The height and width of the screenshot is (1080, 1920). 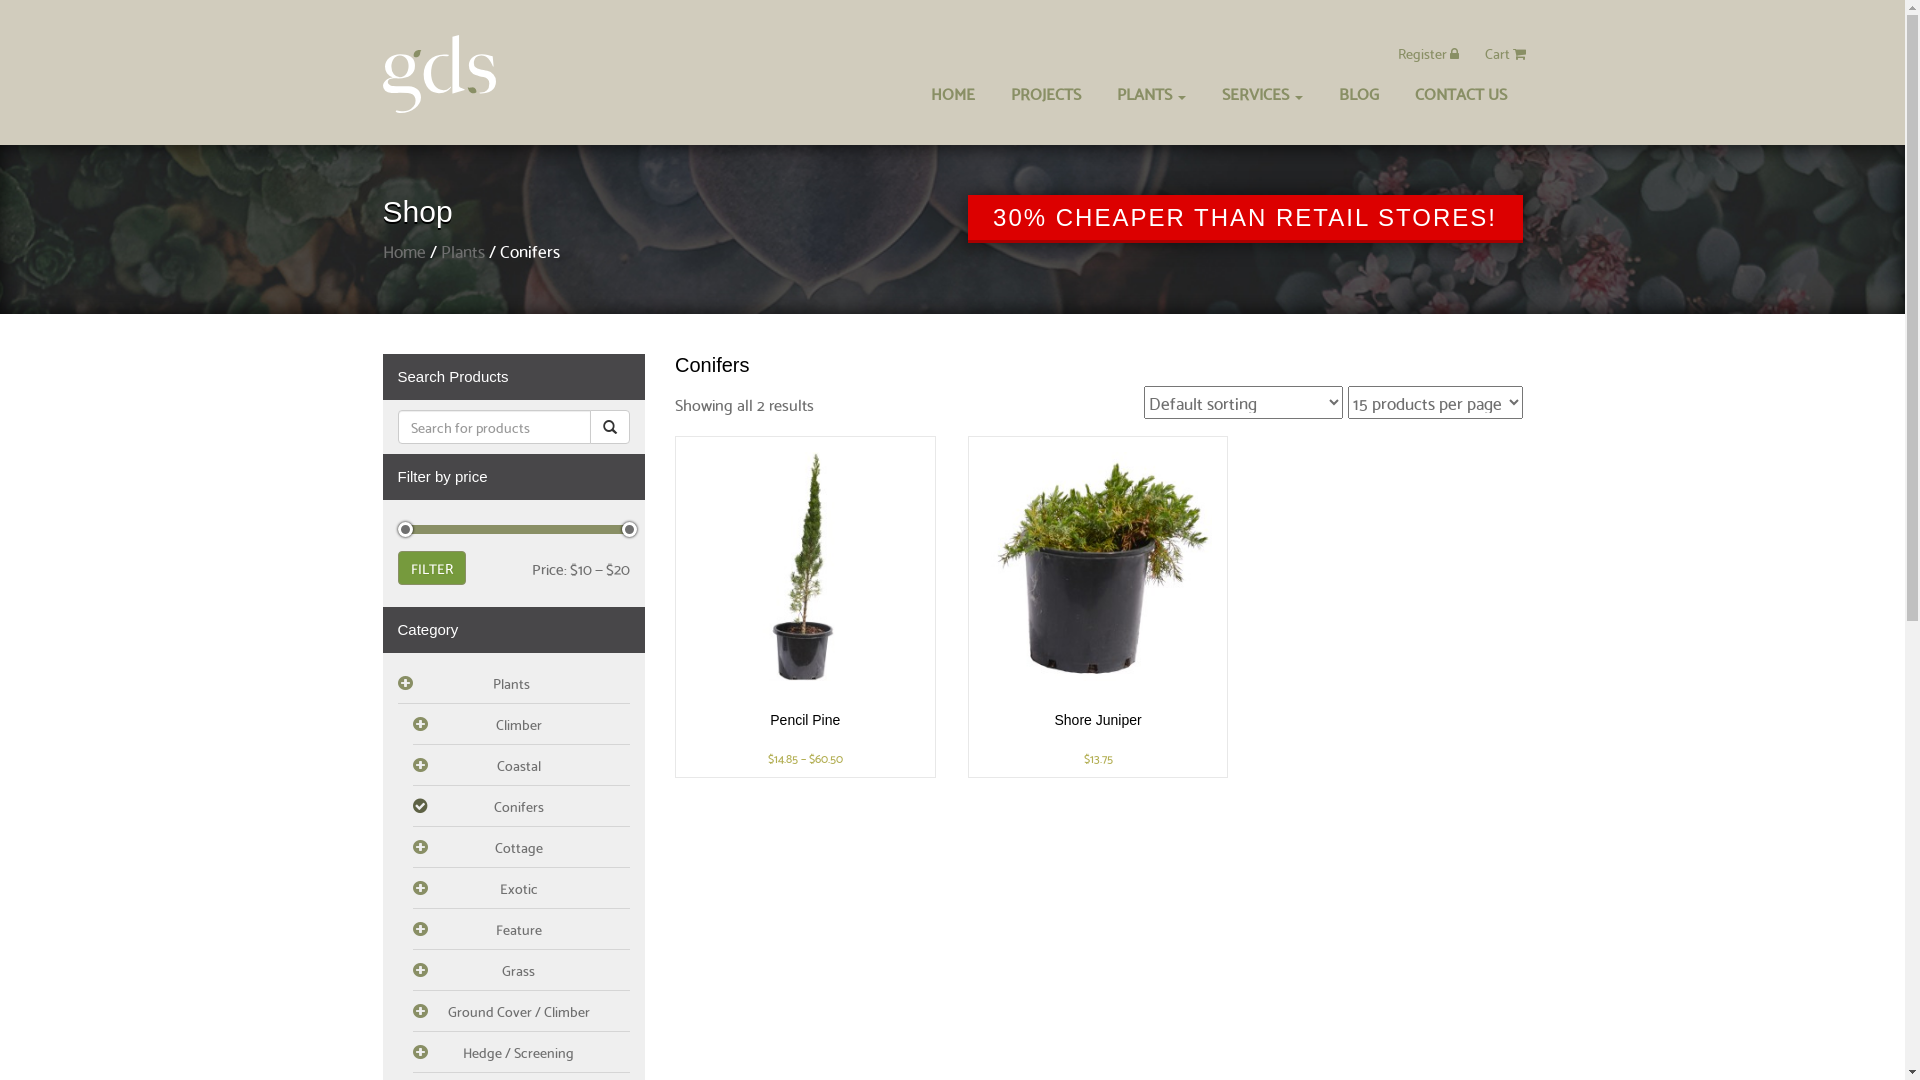 I want to click on 'HOME', so click(x=950, y=92).